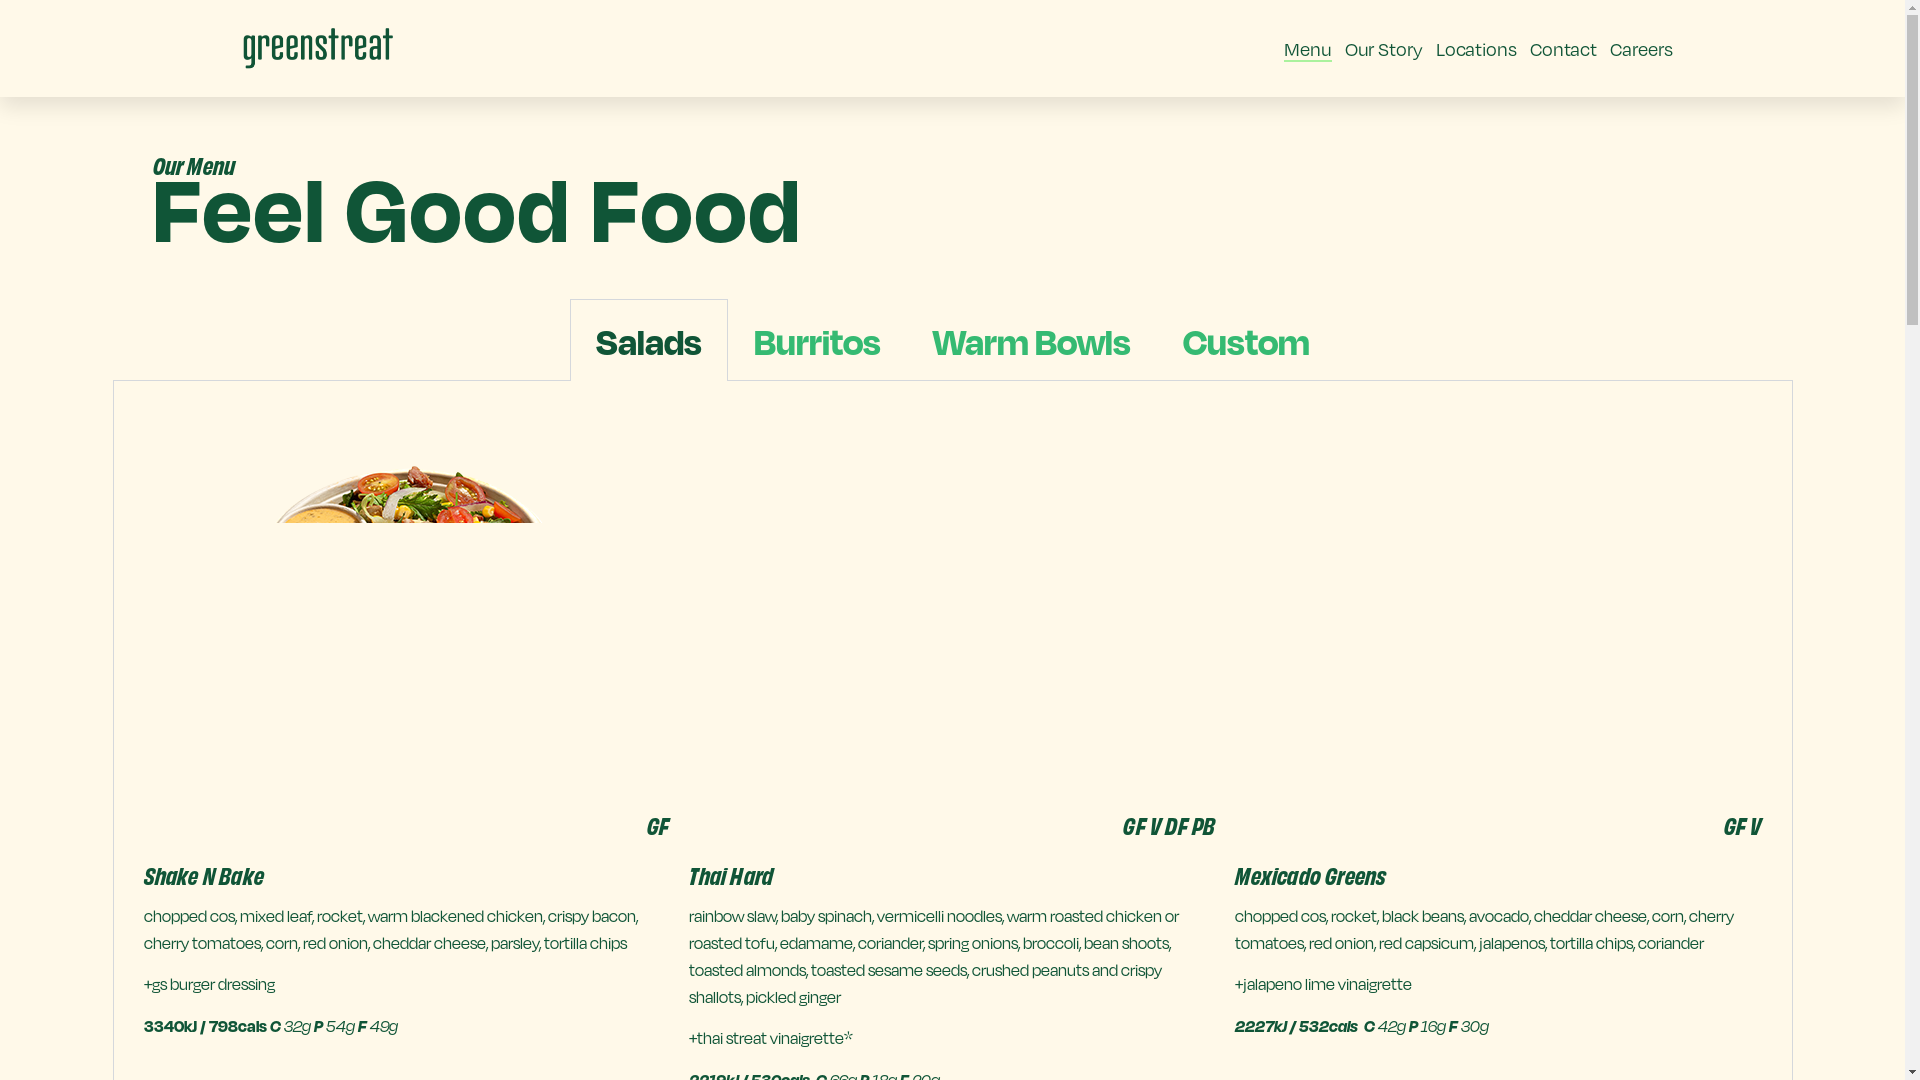  What do you see at coordinates (1382, 48) in the screenshot?
I see `'Our Story'` at bounding box center [1382, 48].